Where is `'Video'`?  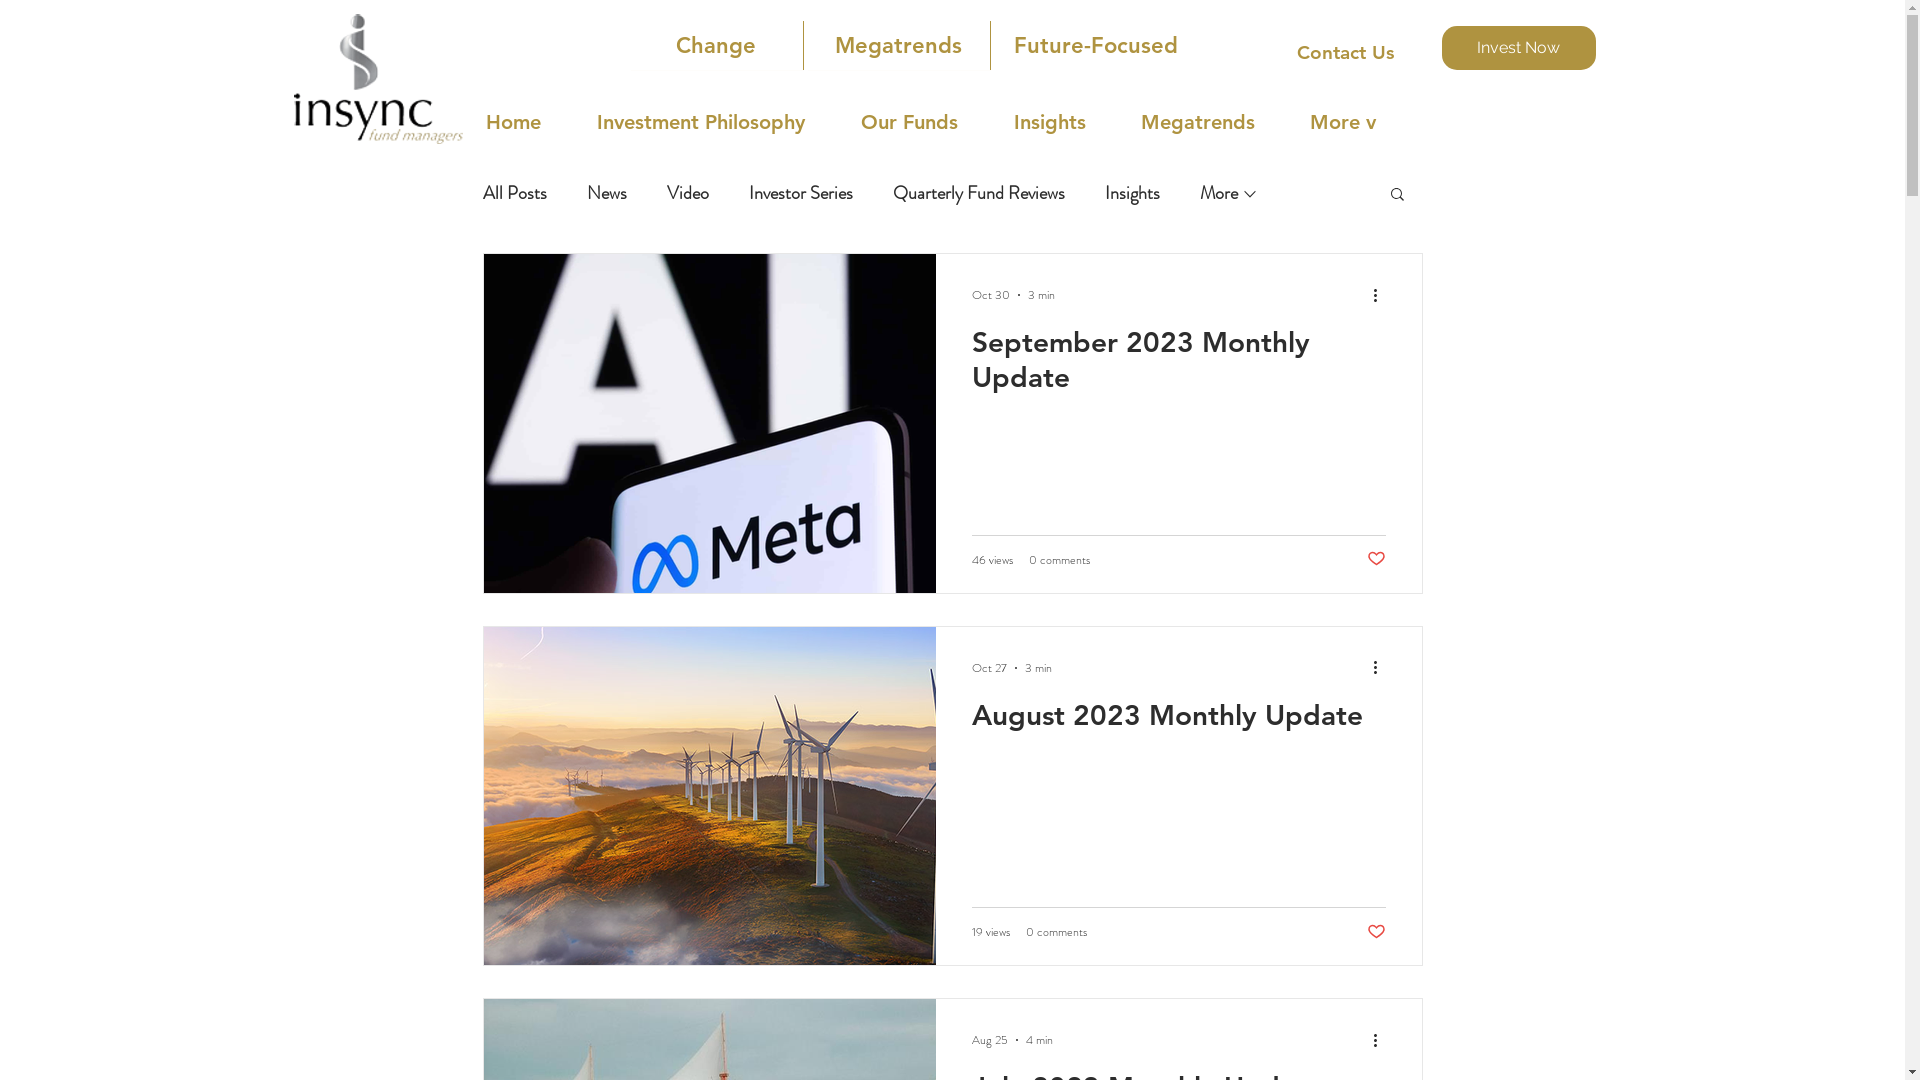
'Video' is located at coordinates (686, 192).